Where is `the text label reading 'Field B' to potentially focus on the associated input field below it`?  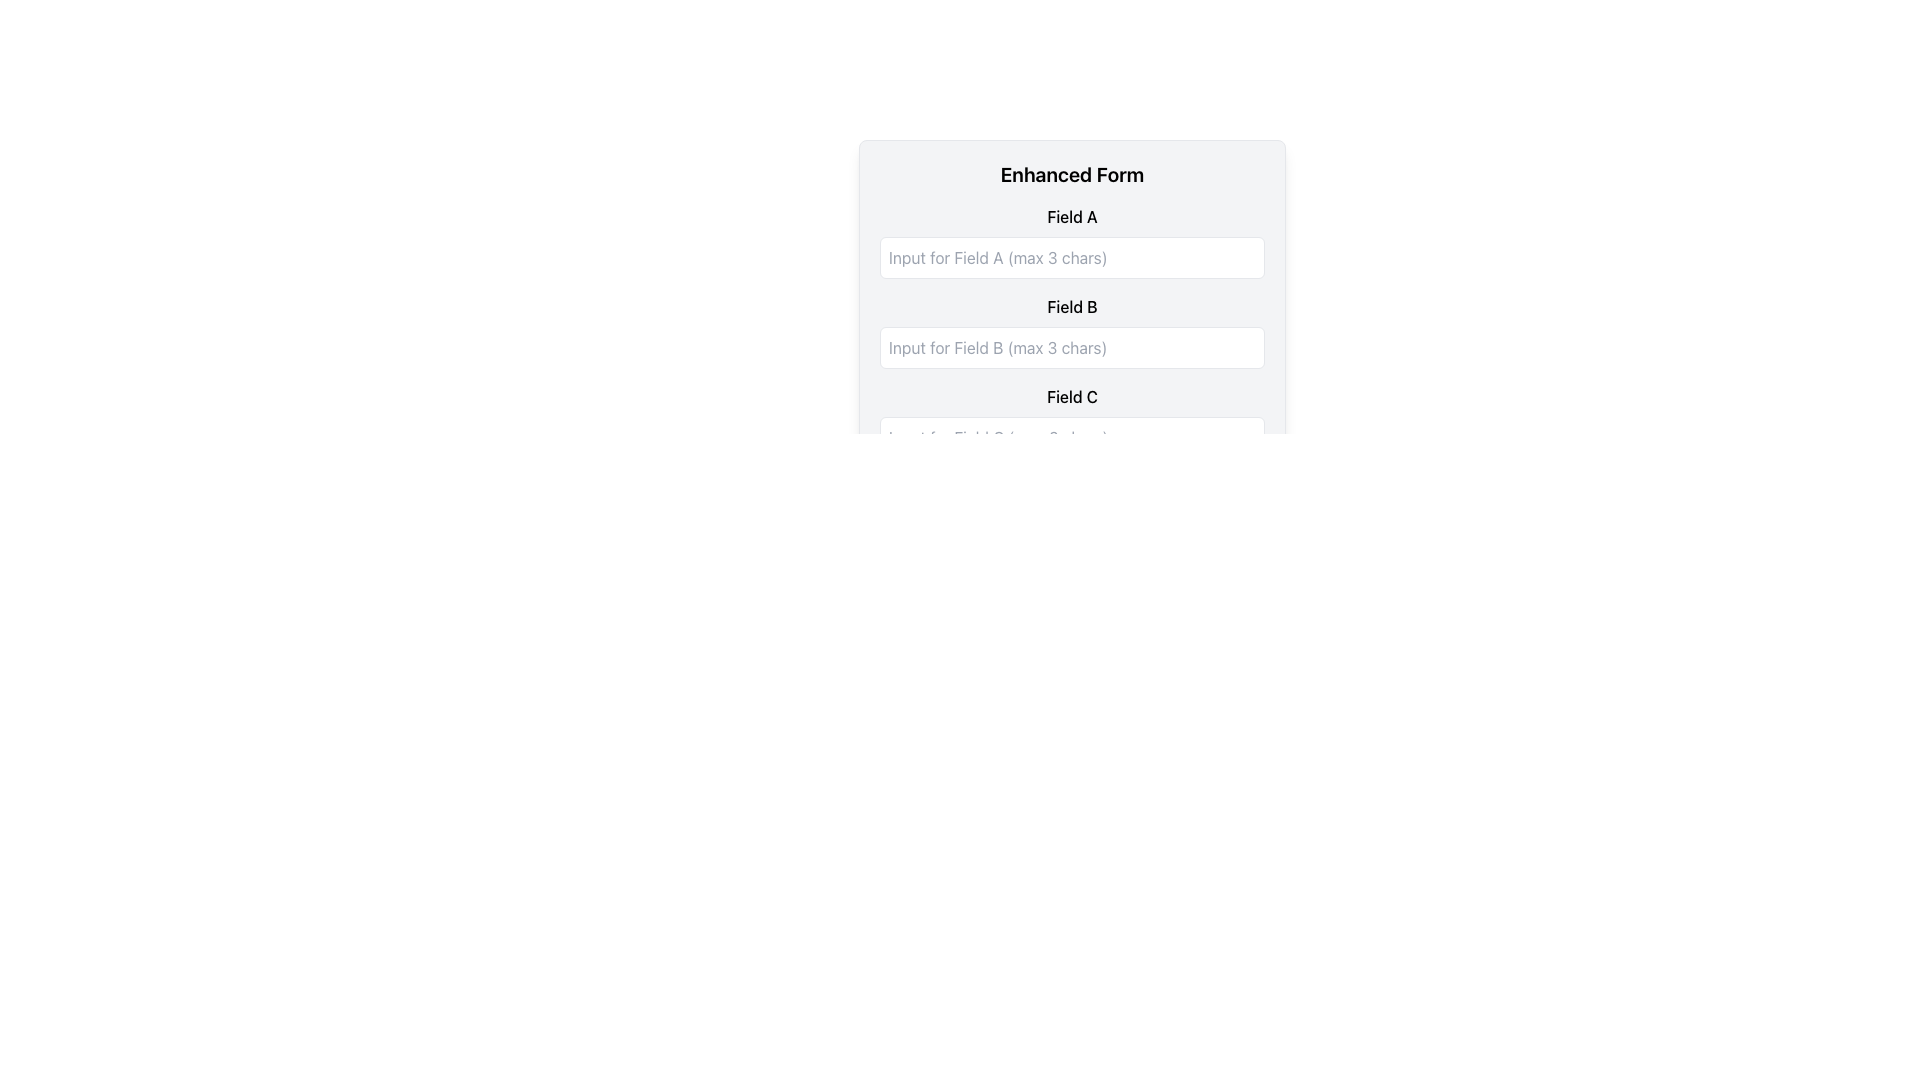 the text label reading 'Field B' to potentially focus on the associated input field below it is located at coordinates (1071, 307).